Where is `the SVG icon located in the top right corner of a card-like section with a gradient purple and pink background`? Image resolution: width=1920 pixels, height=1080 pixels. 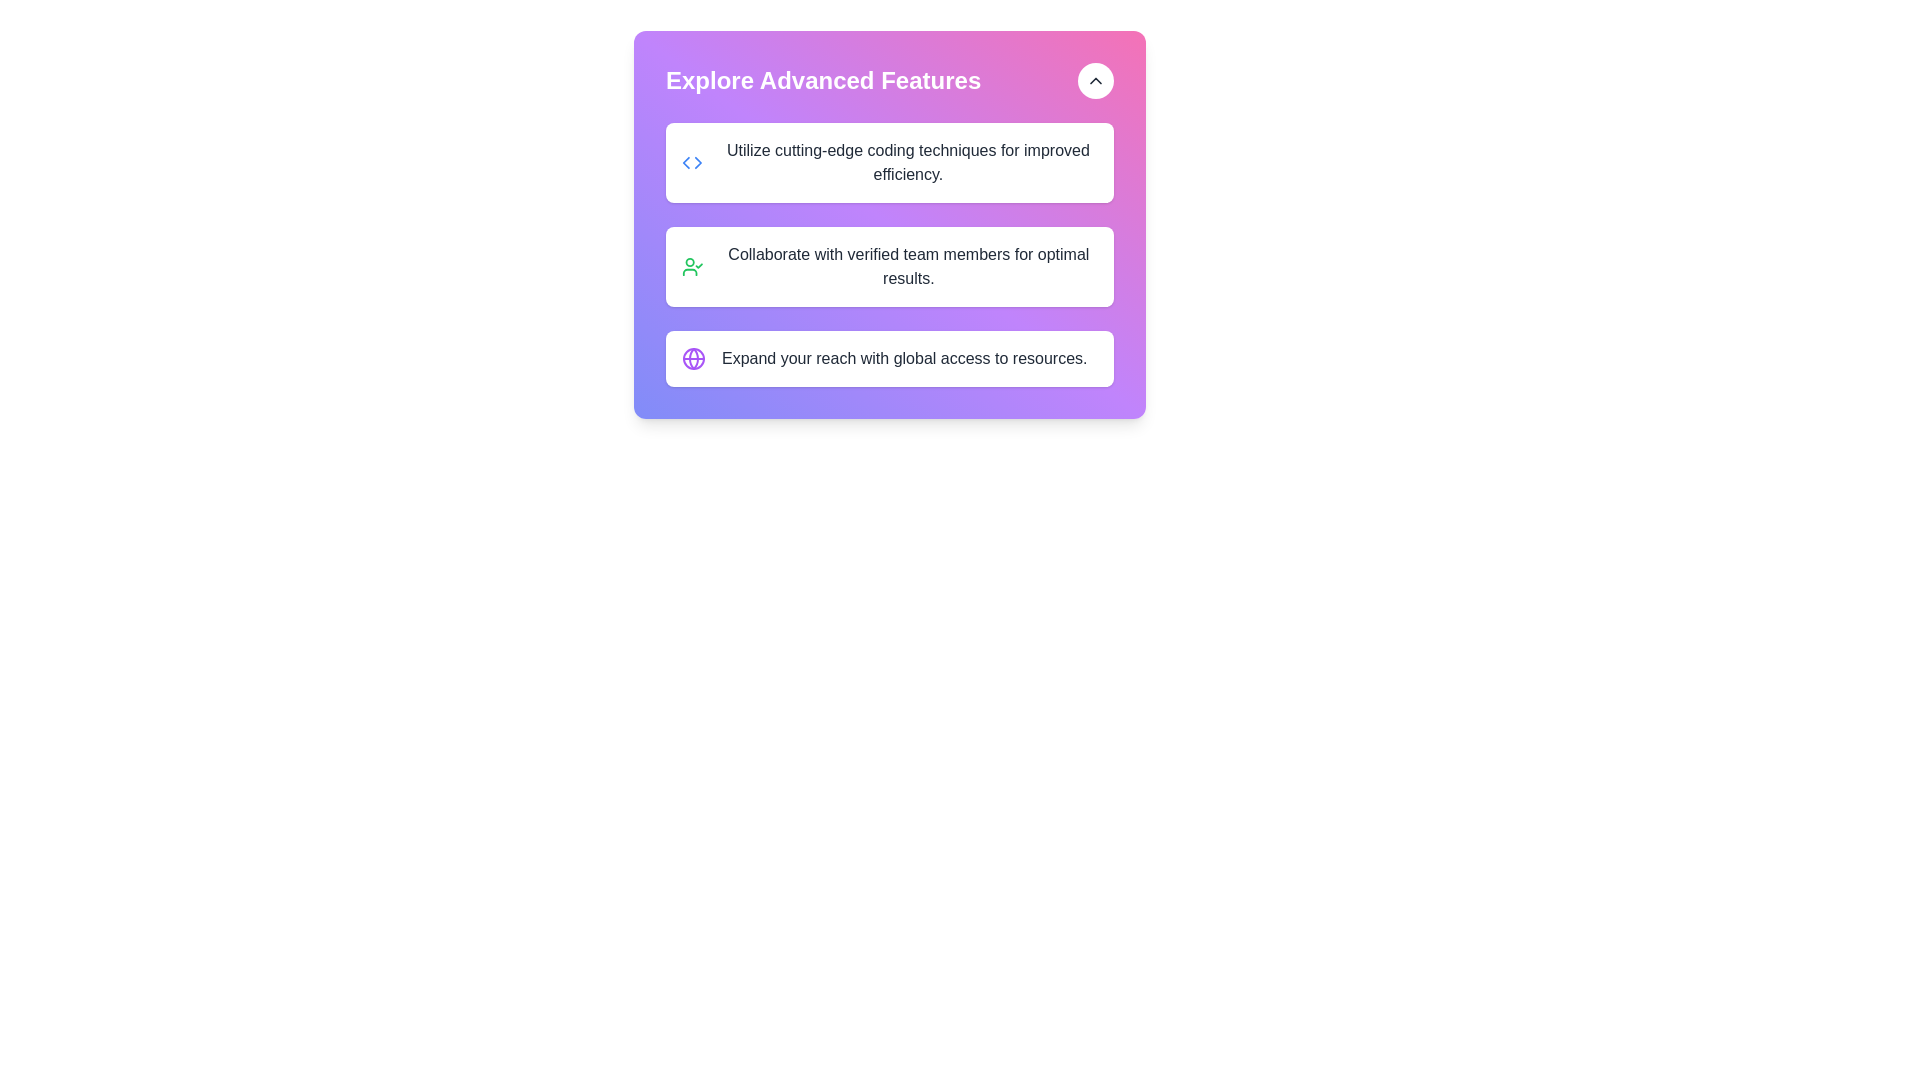 the SVG icon located in the top right corner of a card-like section with a gradient purple and pink background is located at coordinates (1094, 80).